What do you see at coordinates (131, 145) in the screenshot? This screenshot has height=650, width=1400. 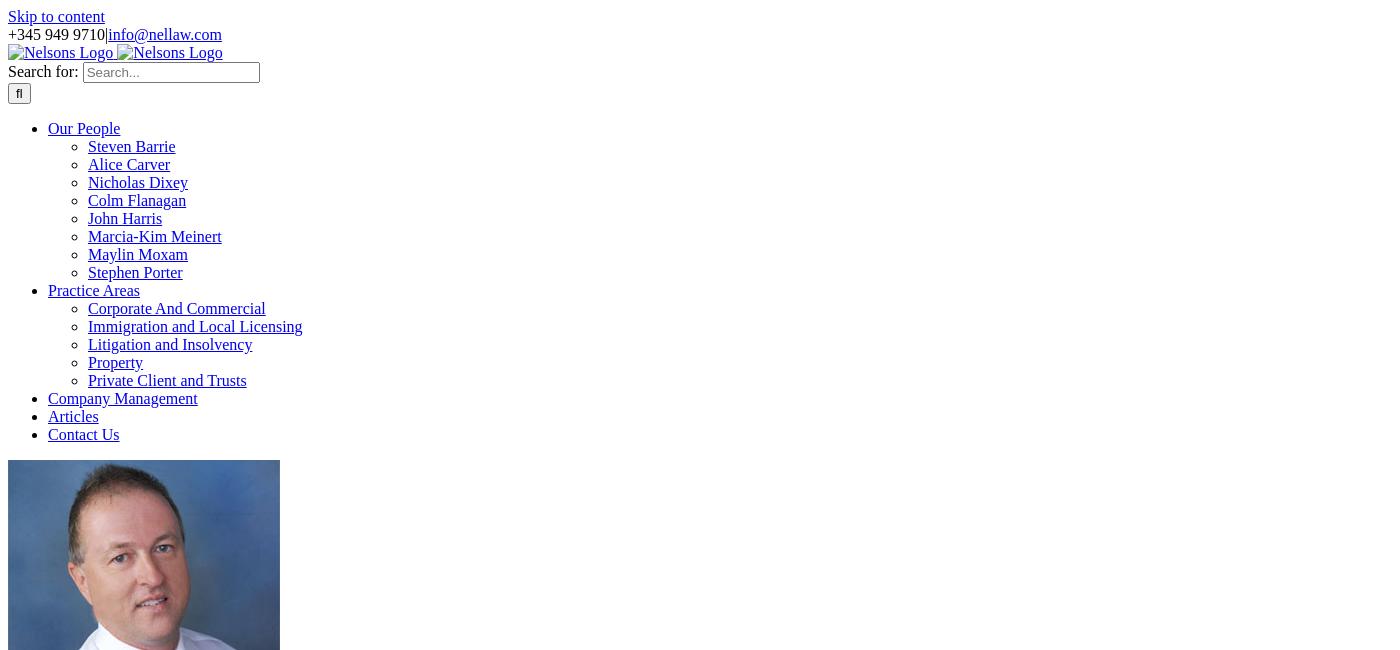 I see `'Steven Barrie'` at bounding box center [131, 145].